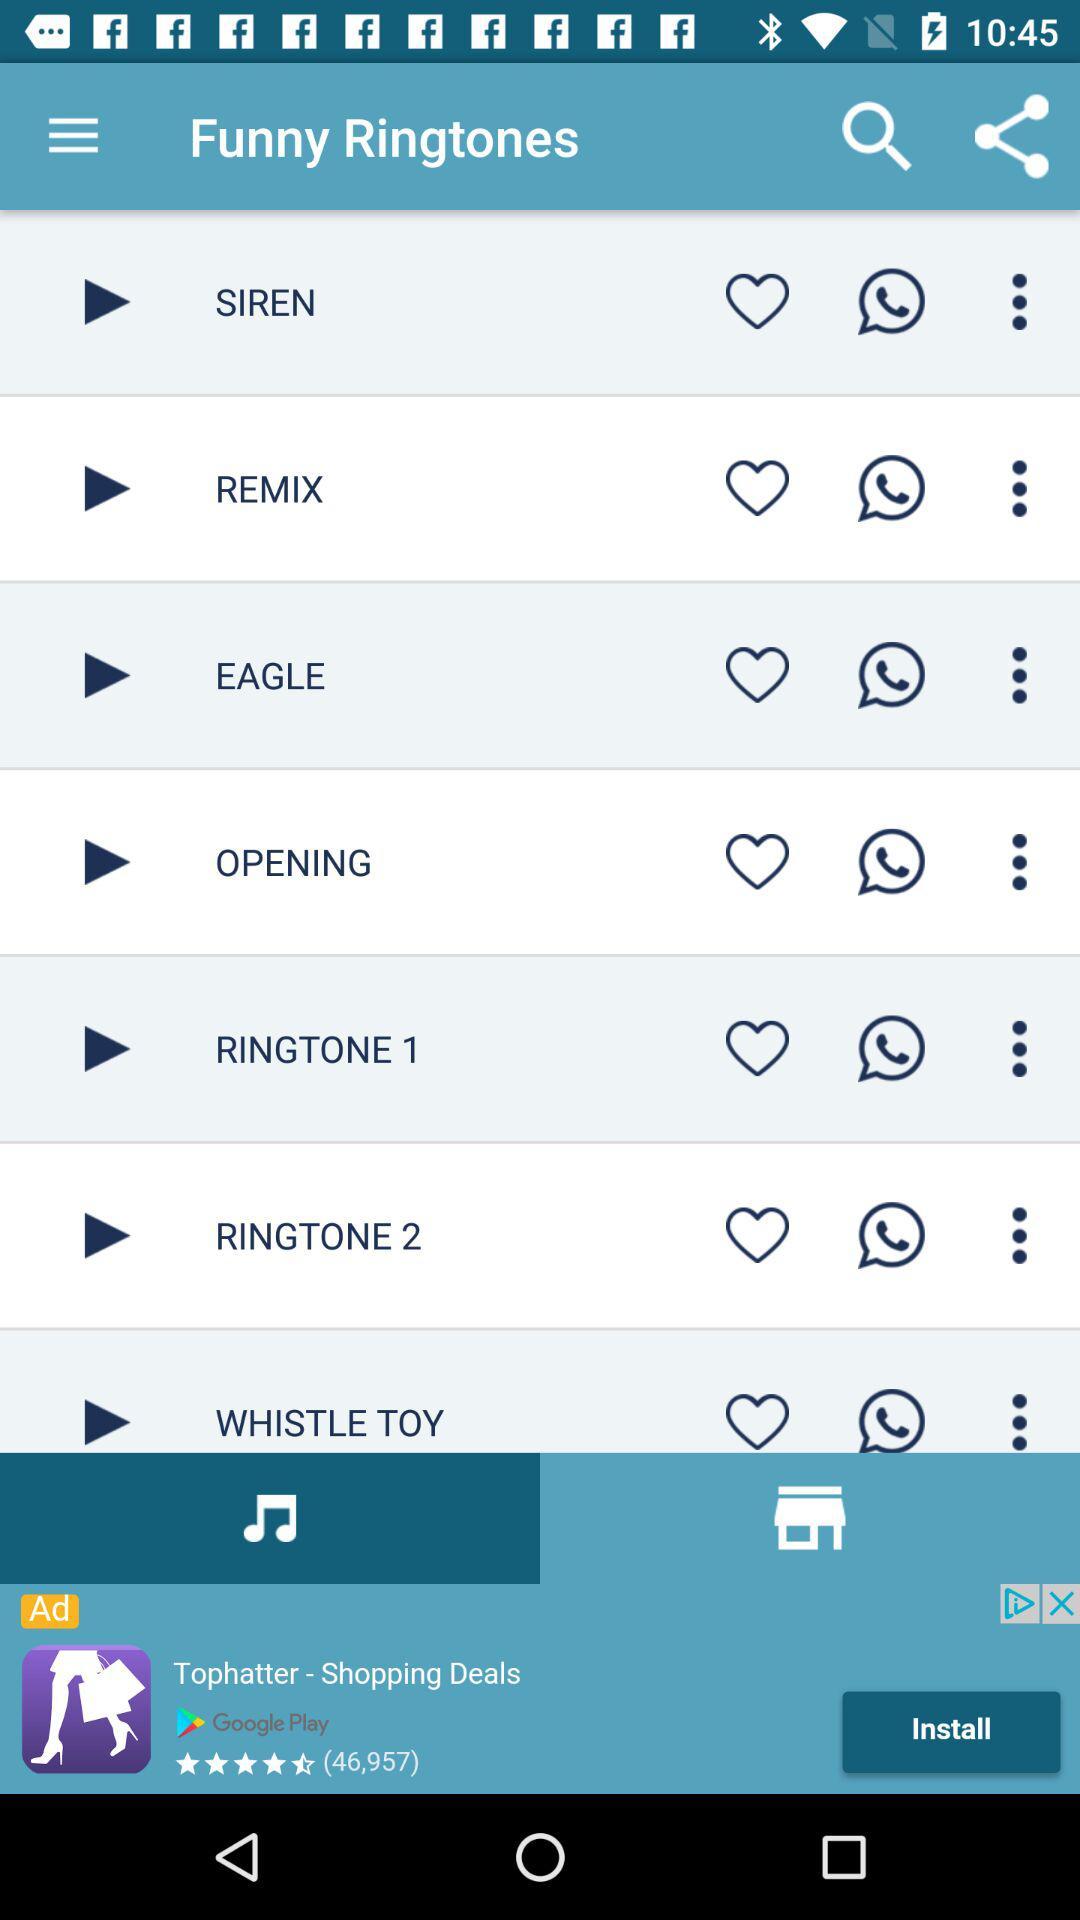 This screenshot has width=1080, height=1920. Describe the element at coordinates (107, 862) in the screenshot. I see `audio or video` at that location.